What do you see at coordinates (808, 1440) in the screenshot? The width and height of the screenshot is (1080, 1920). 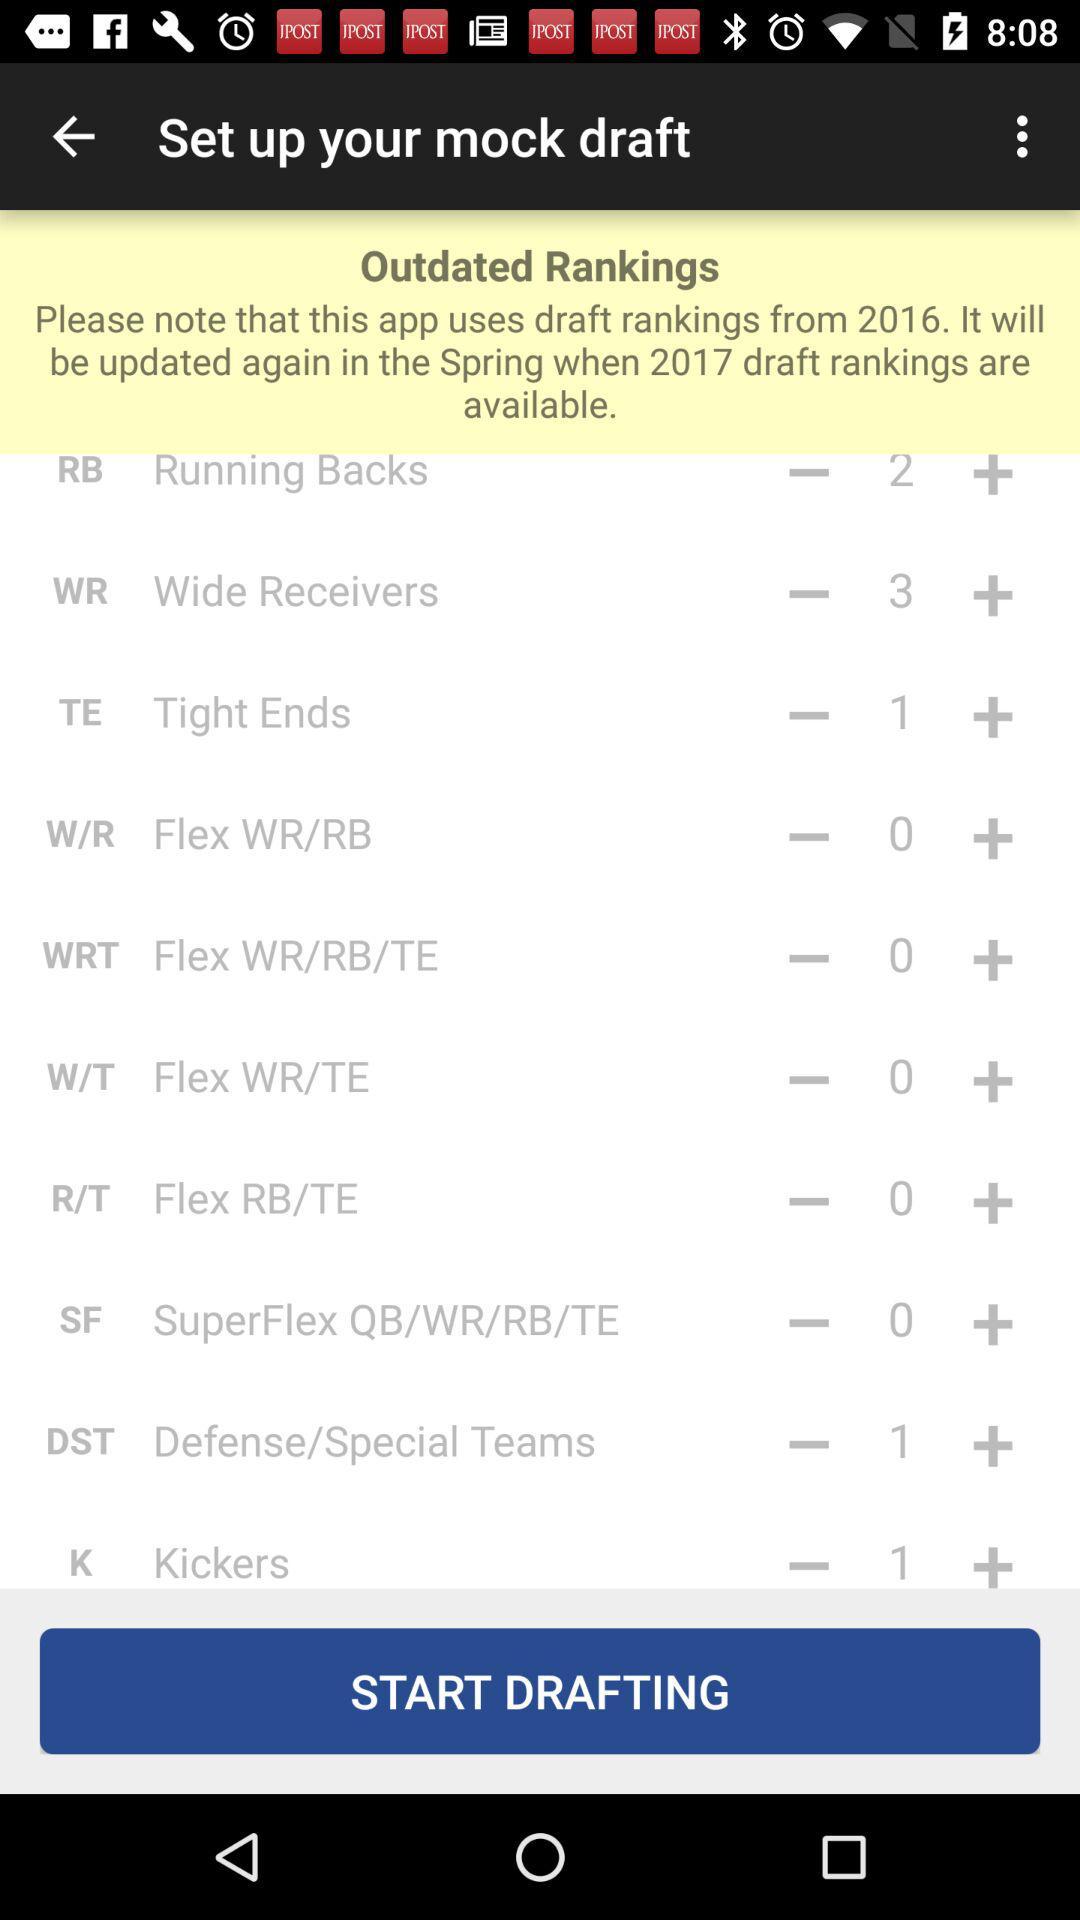 I see `item next to 1 icon` at bounding box center [808, 1440].